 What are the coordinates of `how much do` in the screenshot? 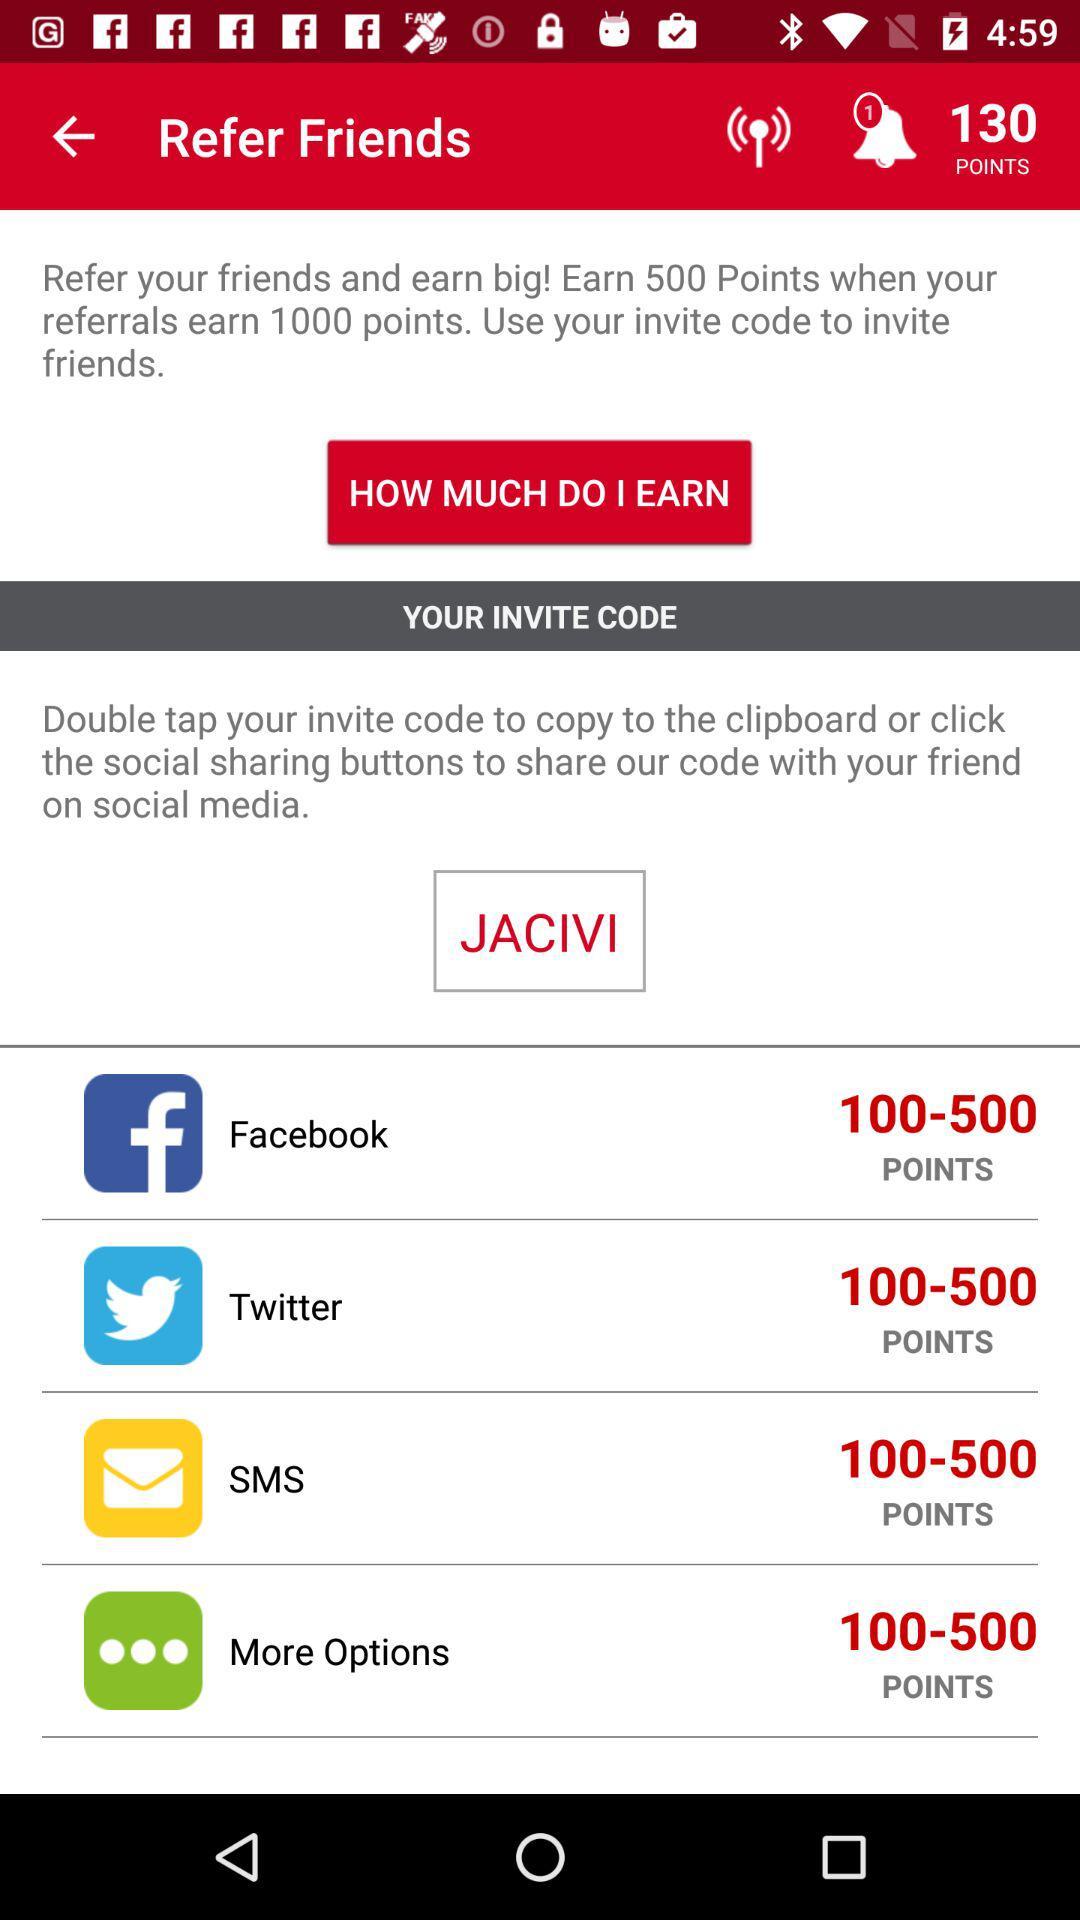 It's located at (538, 492).